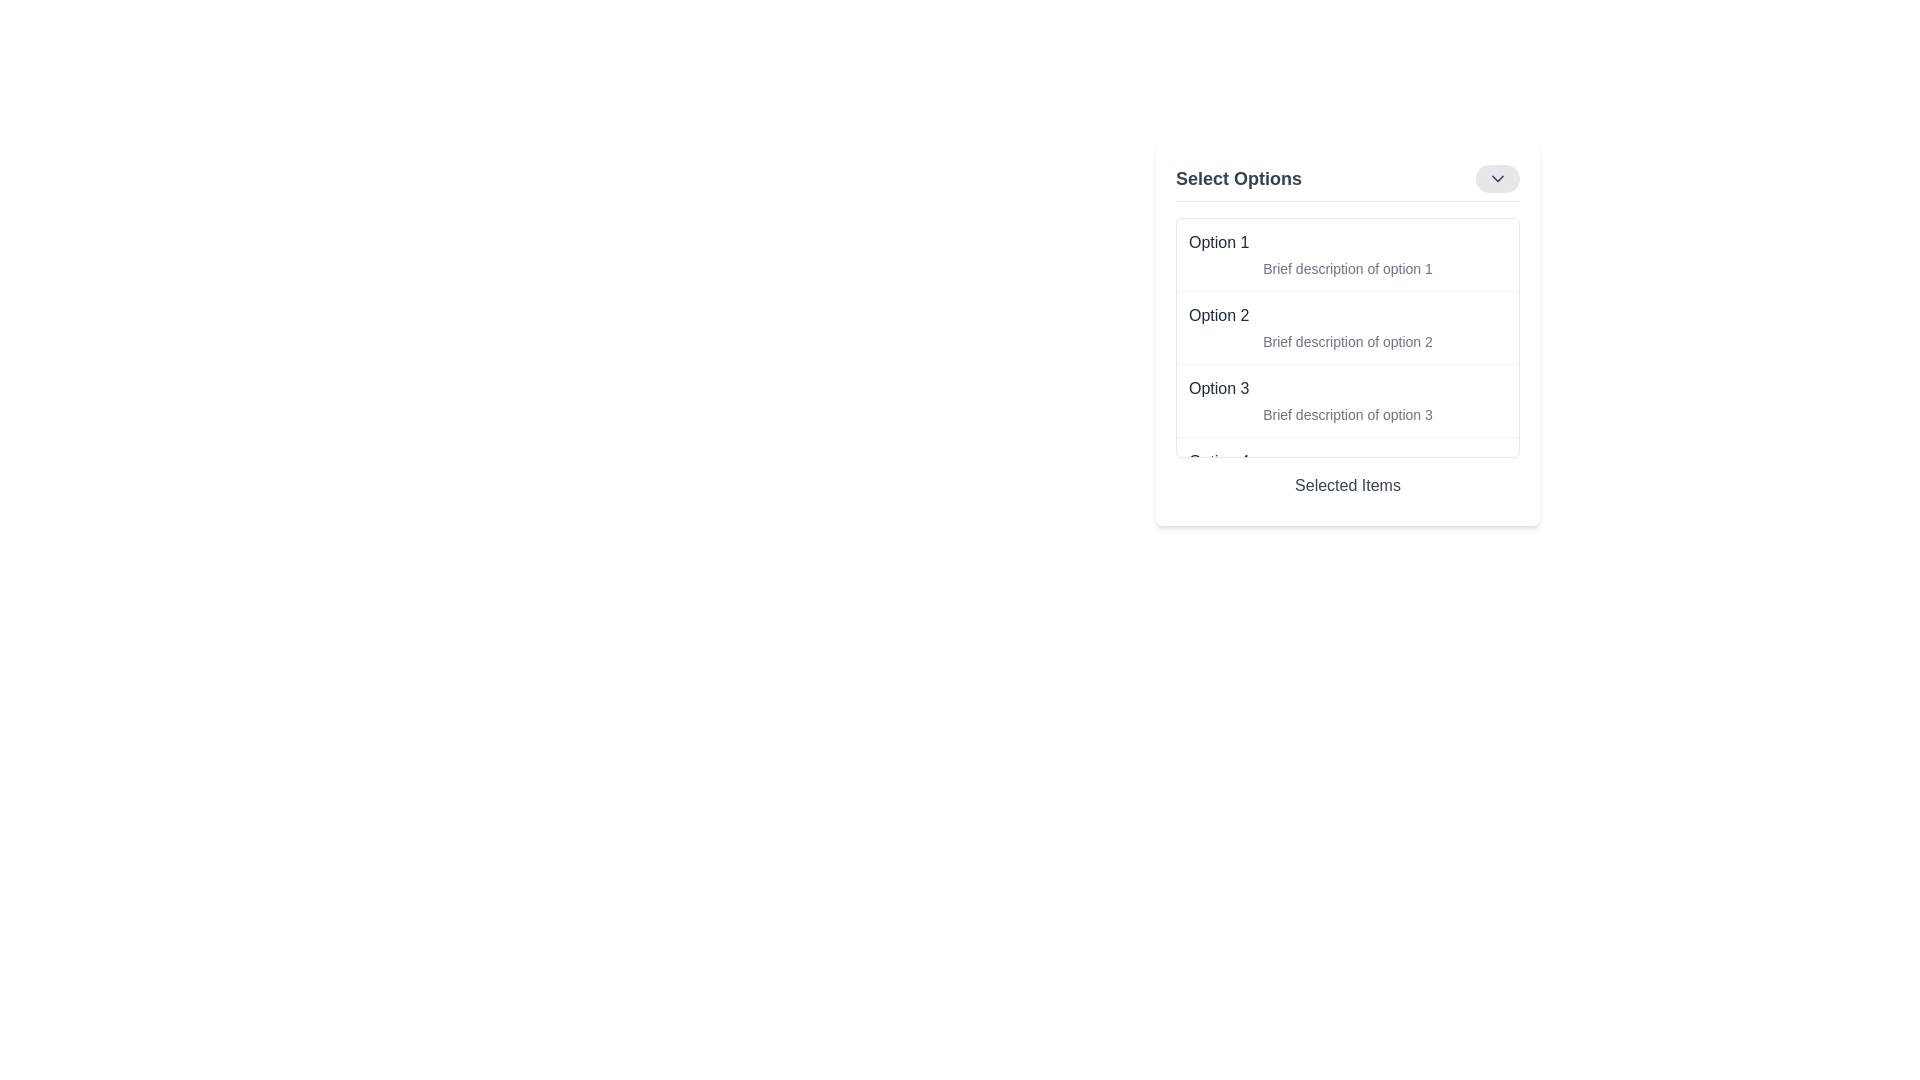  I want to click on the list item displaying 'Option 3', so click(1348, 400).